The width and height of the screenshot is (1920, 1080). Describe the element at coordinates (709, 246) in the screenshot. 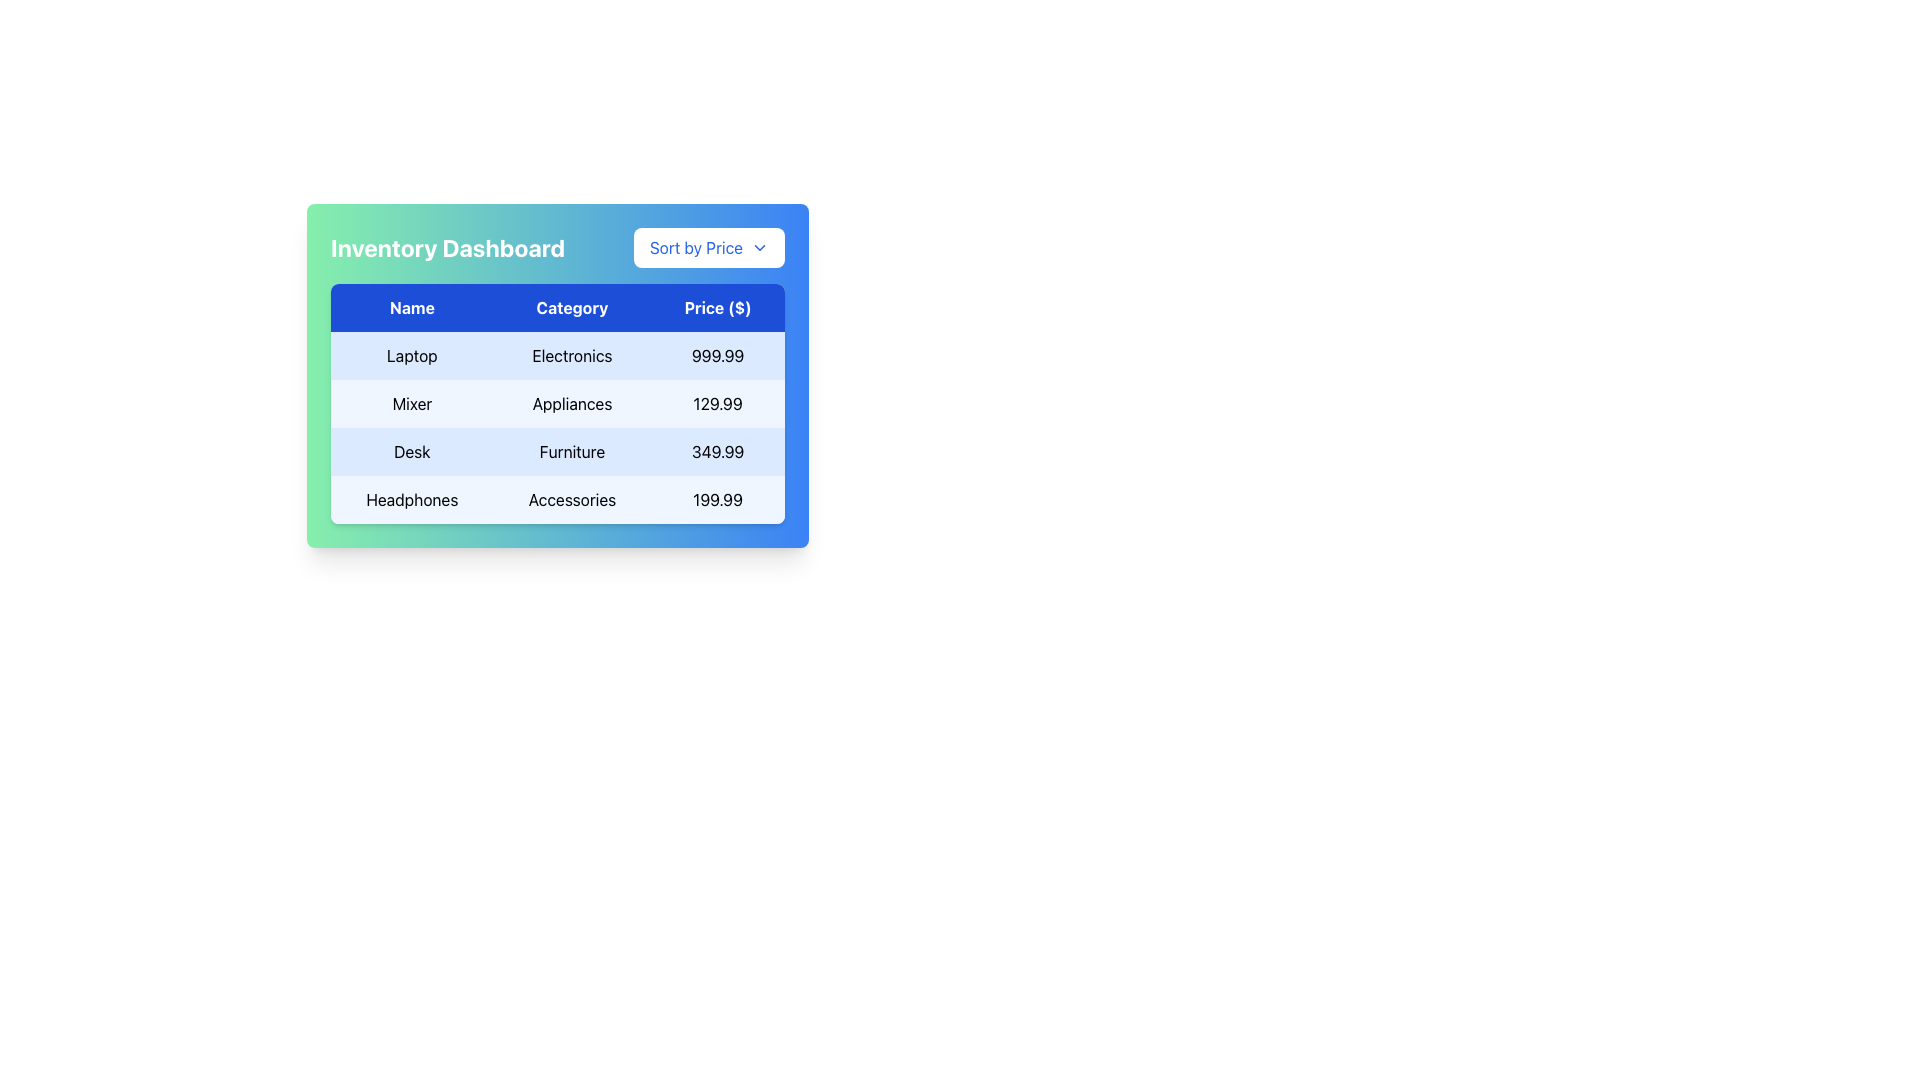

I see `the 'Sort by Price' dropdown button, which is styled with rounded corners and includes a downward arrow icon` at that location.